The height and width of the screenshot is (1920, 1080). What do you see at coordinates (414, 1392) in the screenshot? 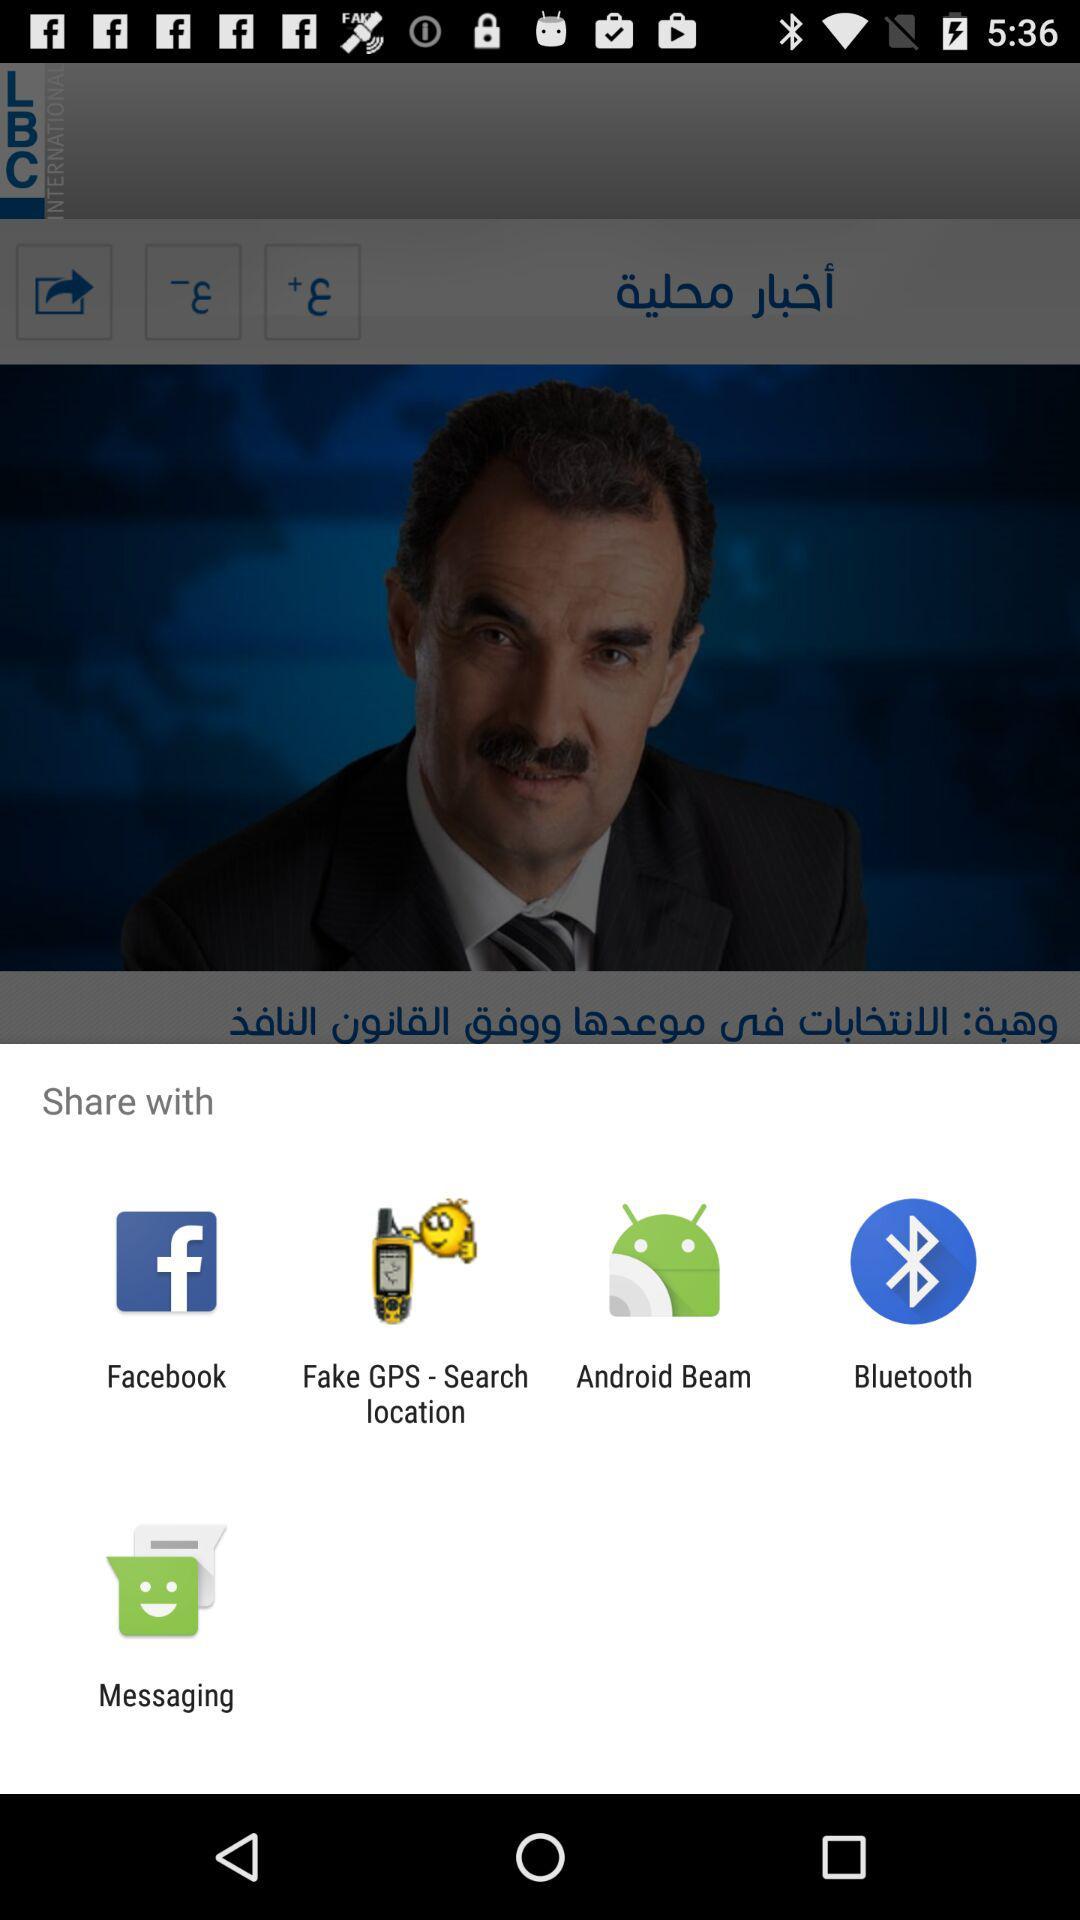
I see `fake gps search app` at bounding box center [414, 1392].